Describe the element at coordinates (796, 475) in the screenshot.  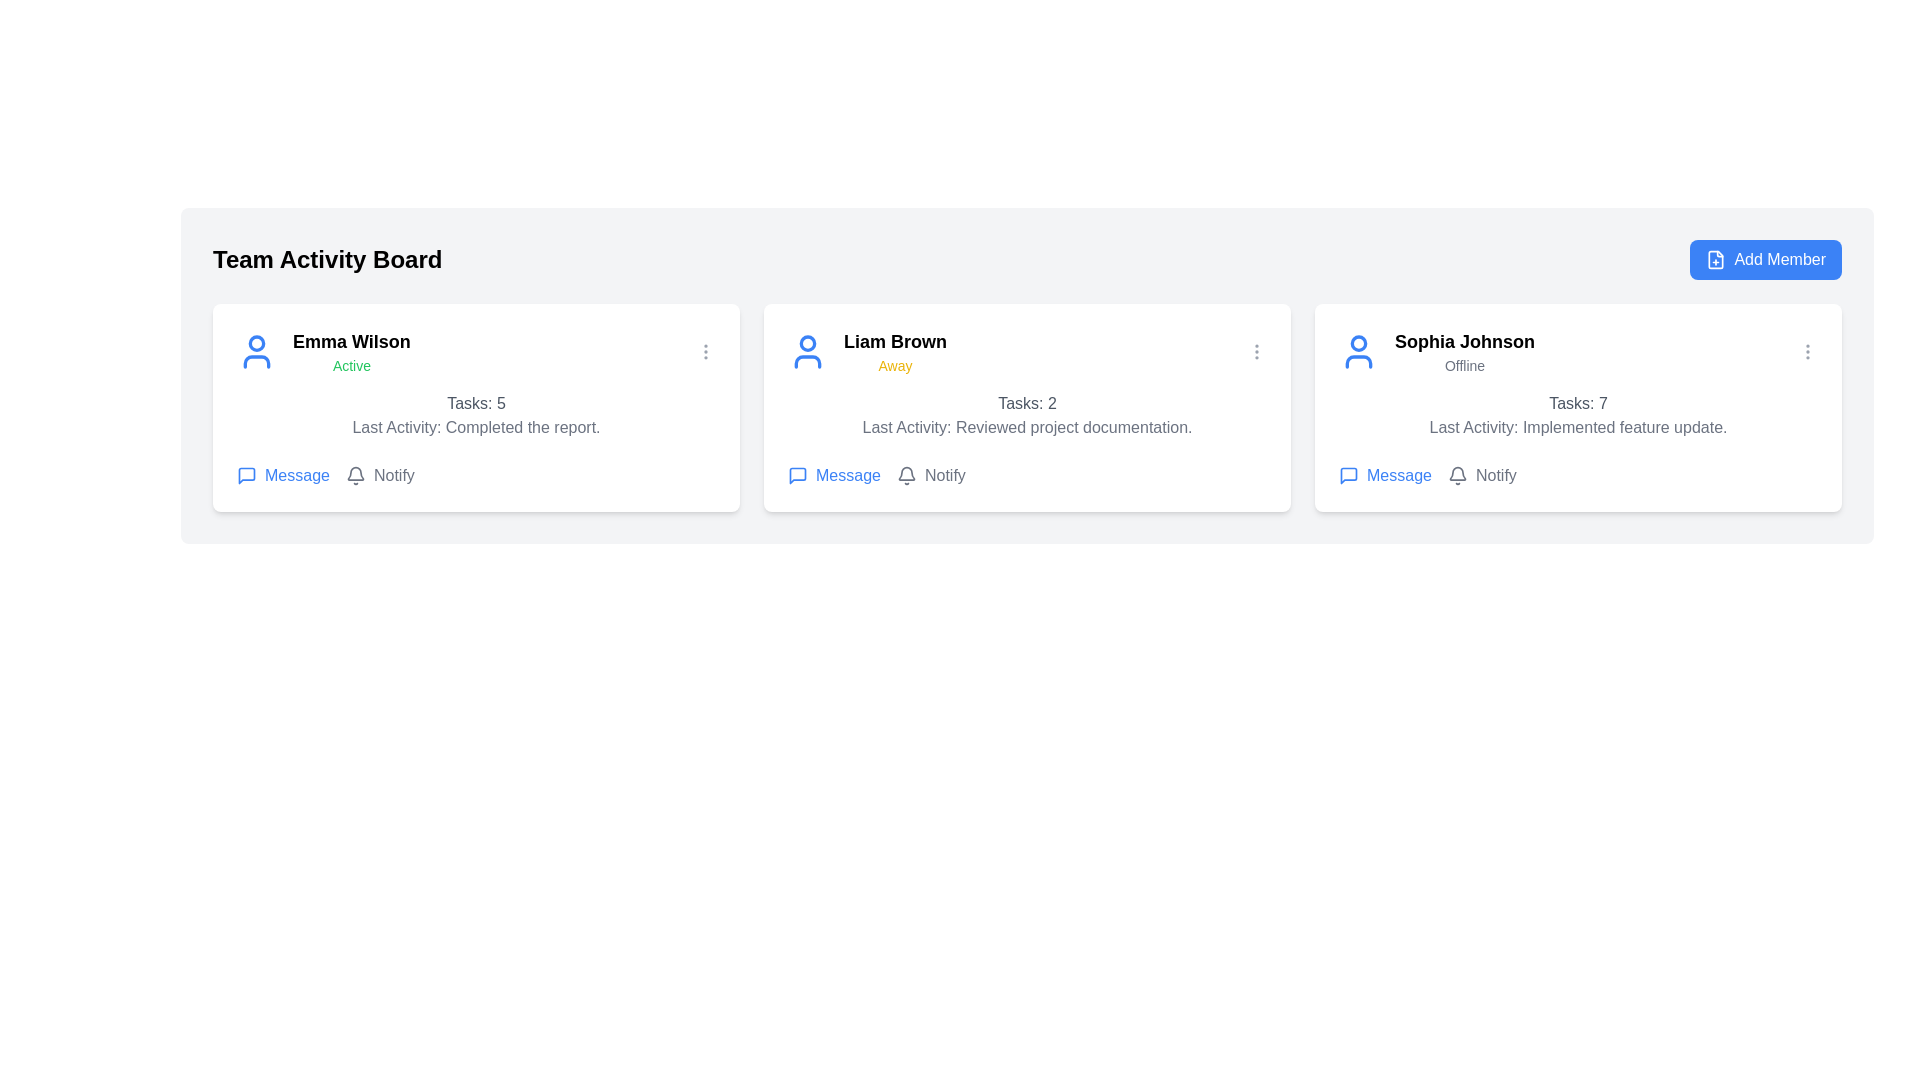
I see `the chat bubble icon with a blue outline located in the second card for 'Liam Brown', positioned at the bottom-left corner before the 'Message' label` at that location.